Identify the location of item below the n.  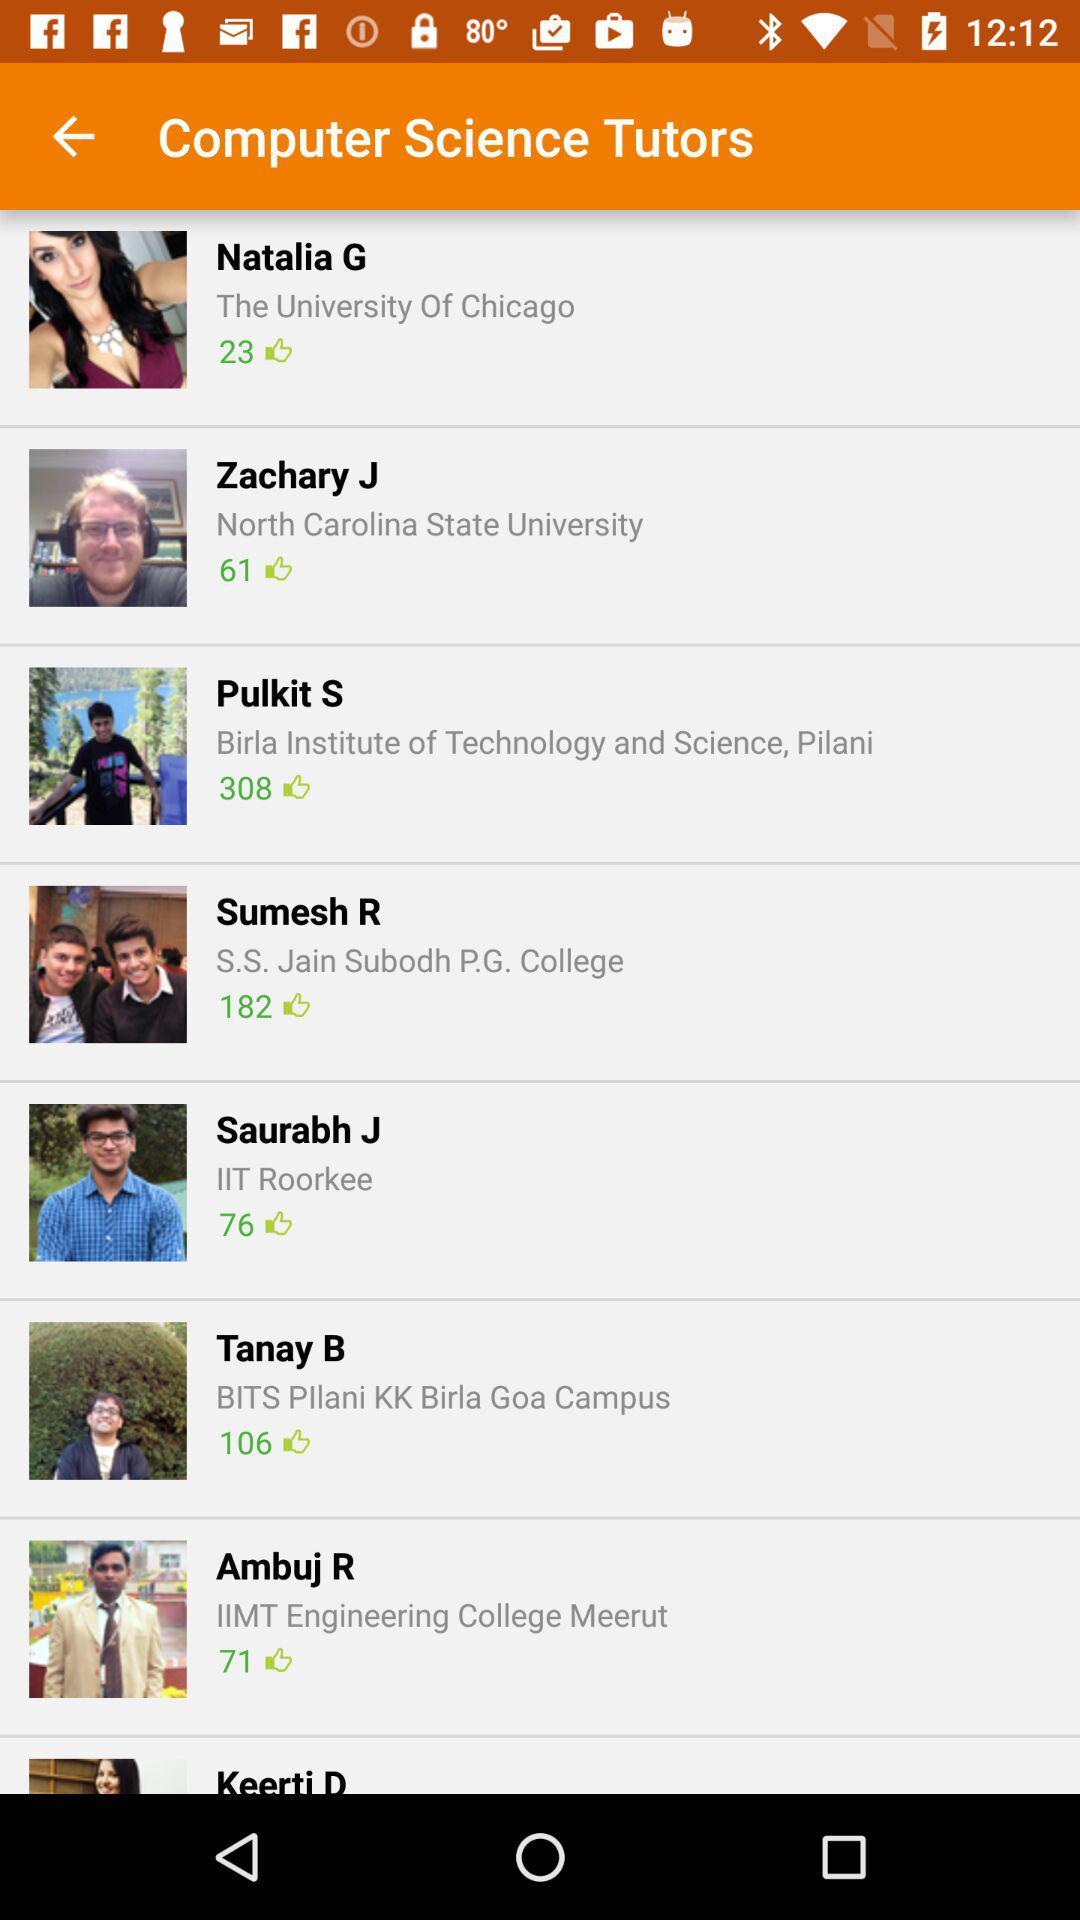
(540, 425).